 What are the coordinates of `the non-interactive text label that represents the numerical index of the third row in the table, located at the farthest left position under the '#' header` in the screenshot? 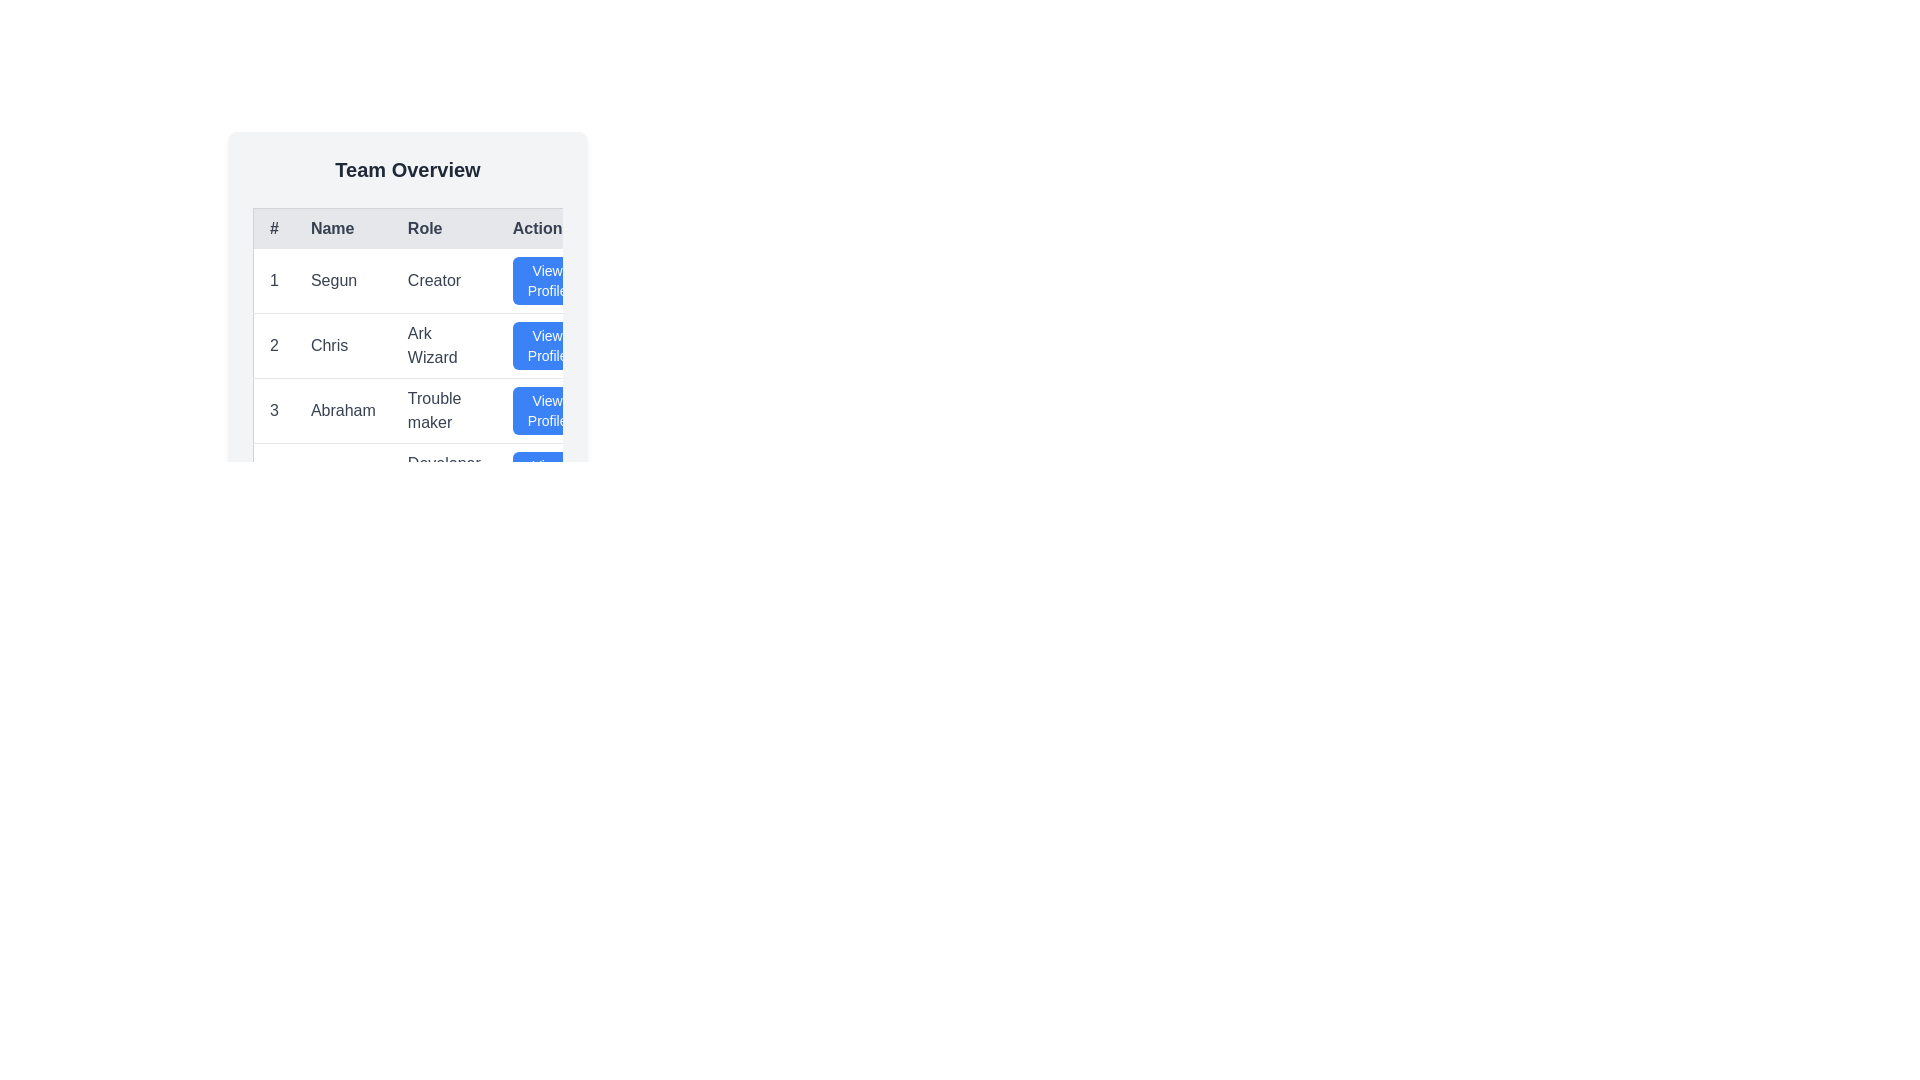 It's located at (273, 410).